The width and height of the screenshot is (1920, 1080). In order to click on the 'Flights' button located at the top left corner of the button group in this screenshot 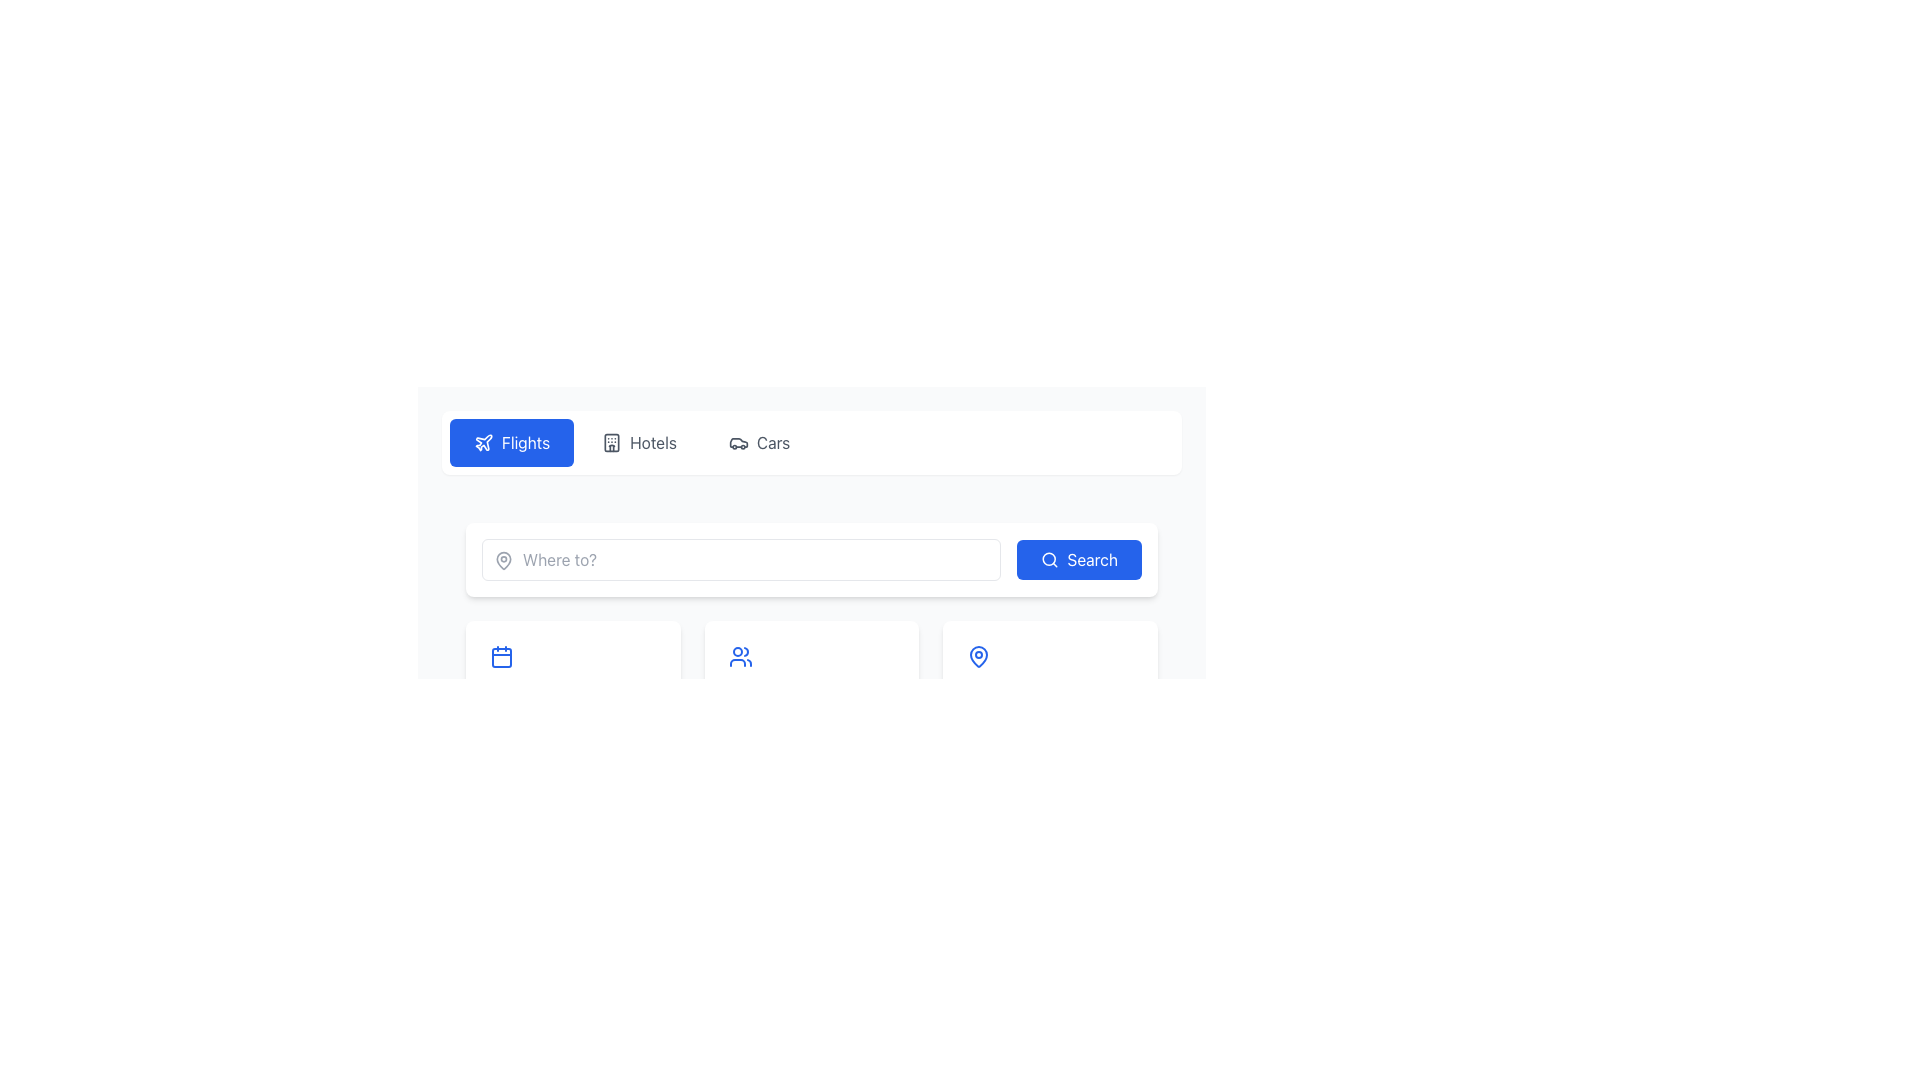, I will do `click(512, 442)`.